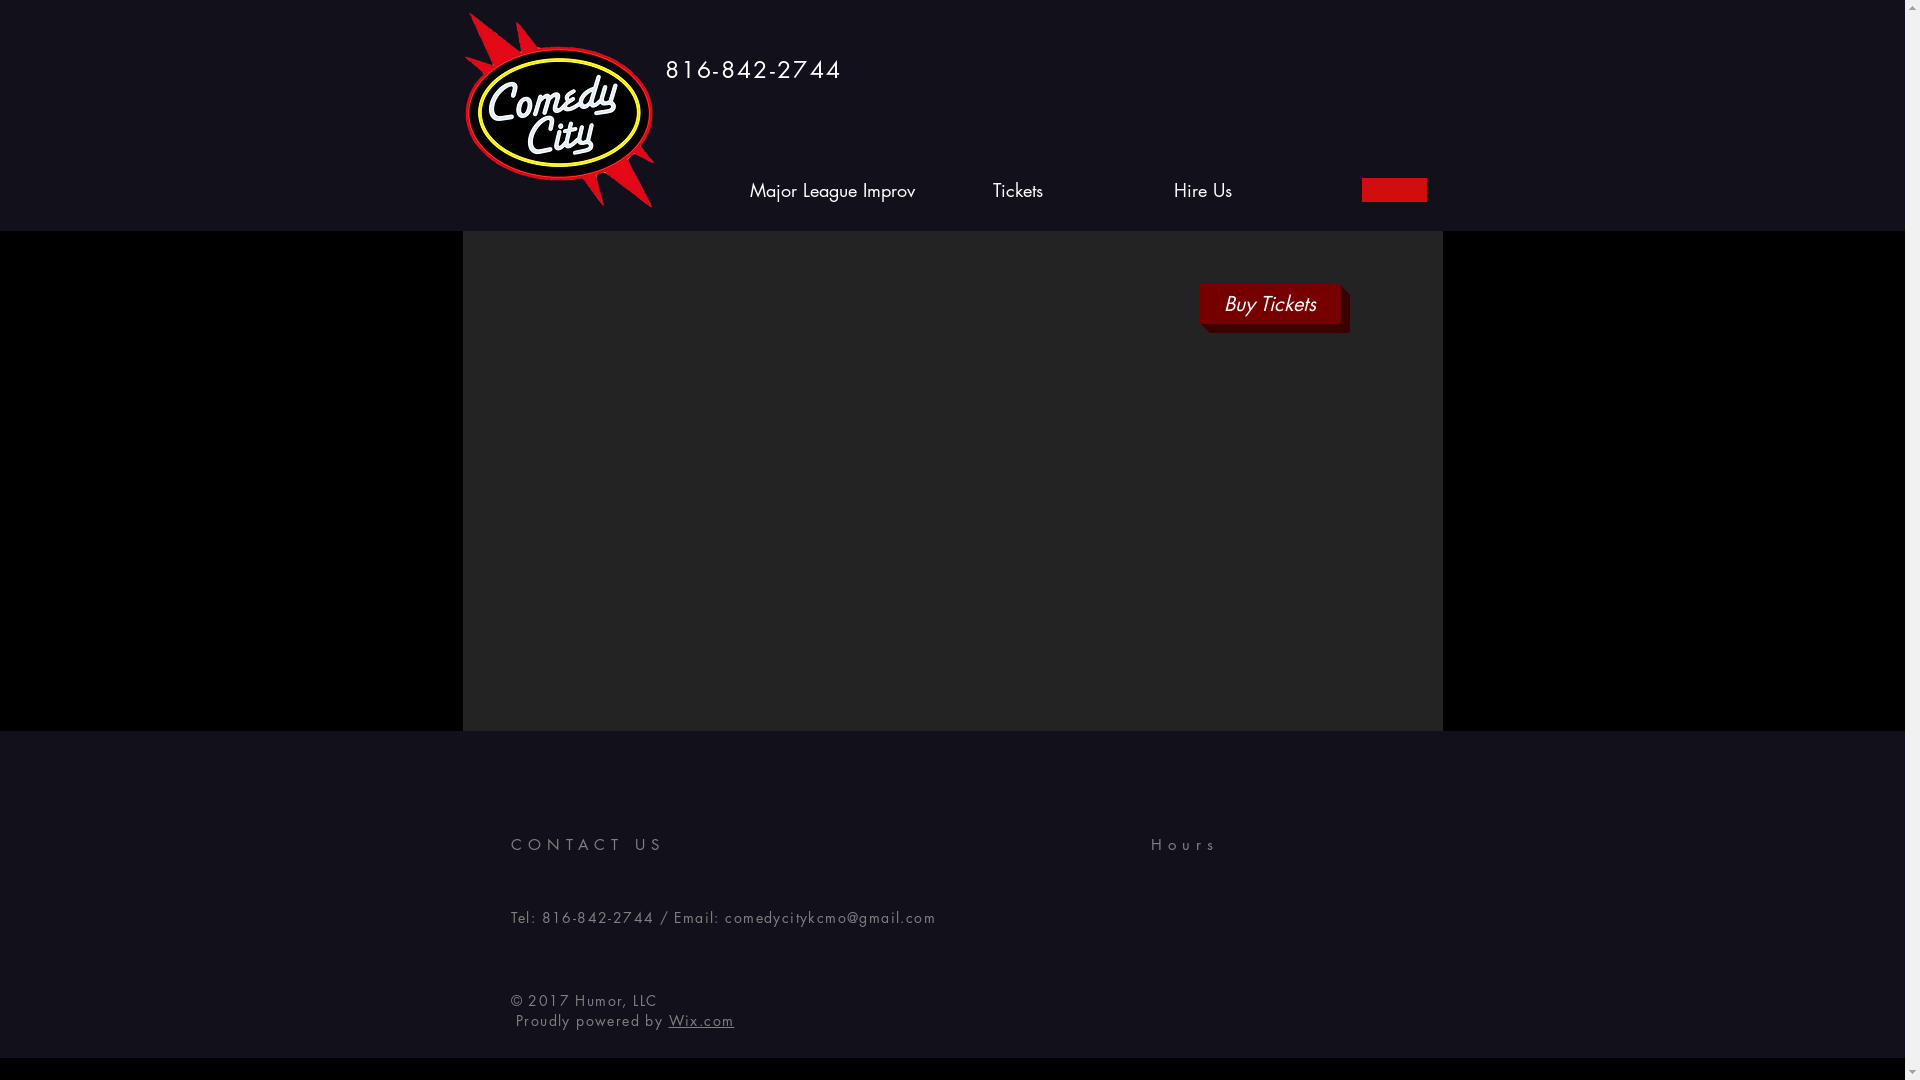 The width and height of the screenshot is (1920, 1080). Describe the element at coordinates (1017, 189) in the screenshot. I see `'Tickets'` at that location.